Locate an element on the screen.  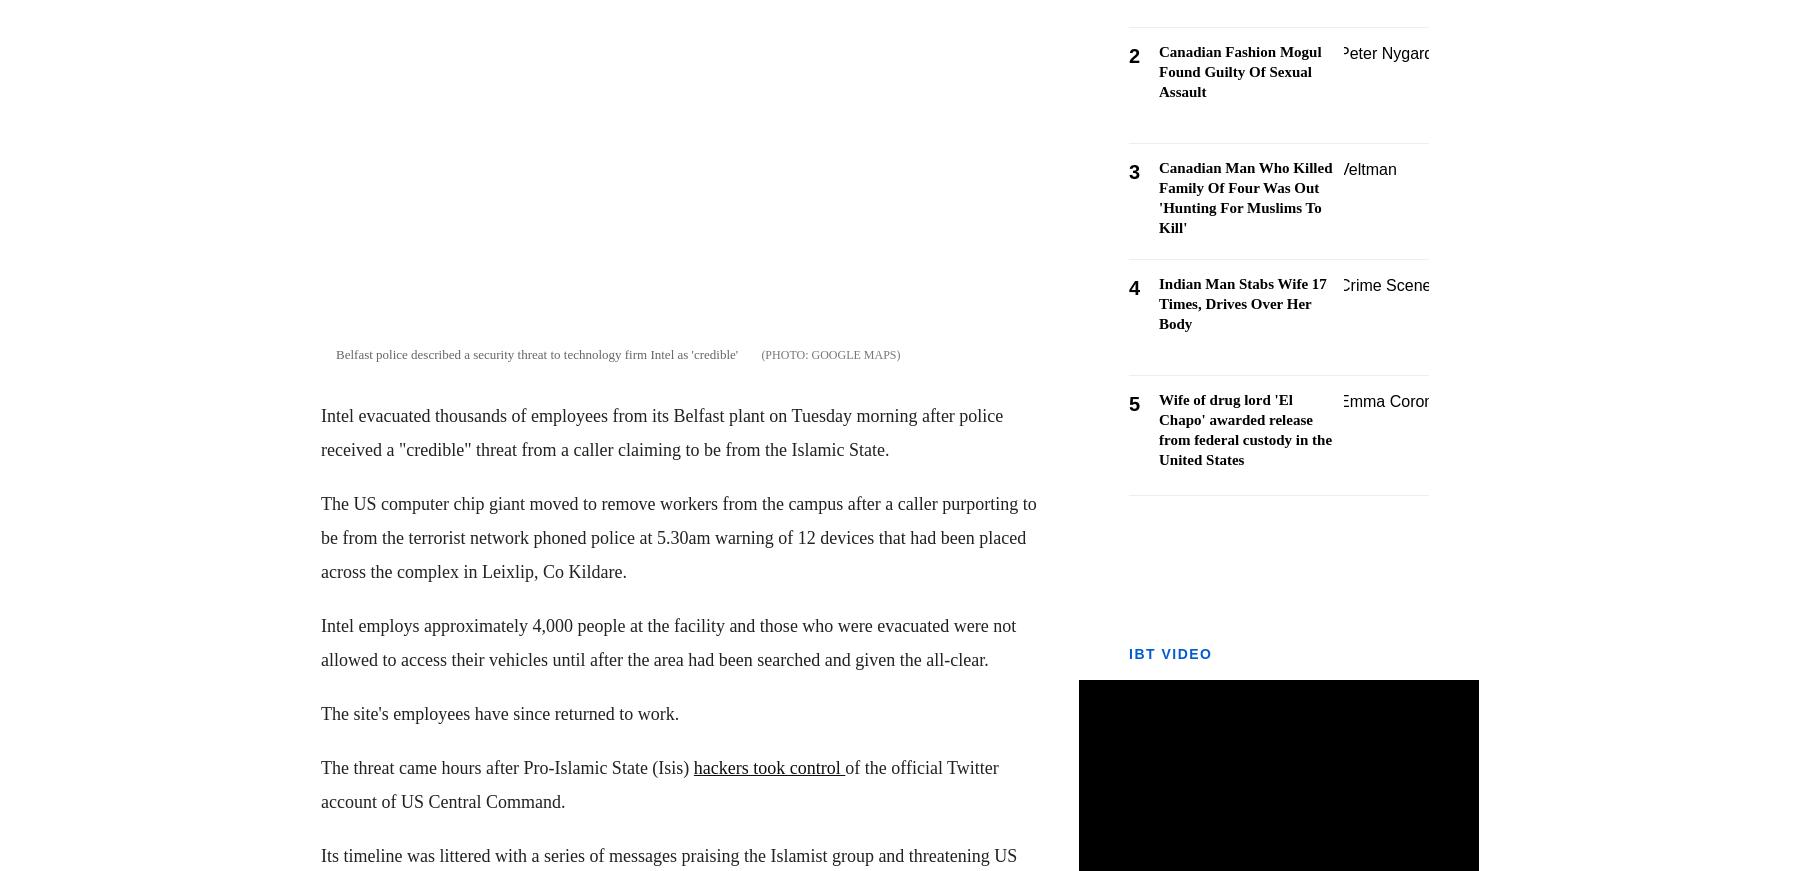
'- Real Estate' is located at coordinates (54, 798).